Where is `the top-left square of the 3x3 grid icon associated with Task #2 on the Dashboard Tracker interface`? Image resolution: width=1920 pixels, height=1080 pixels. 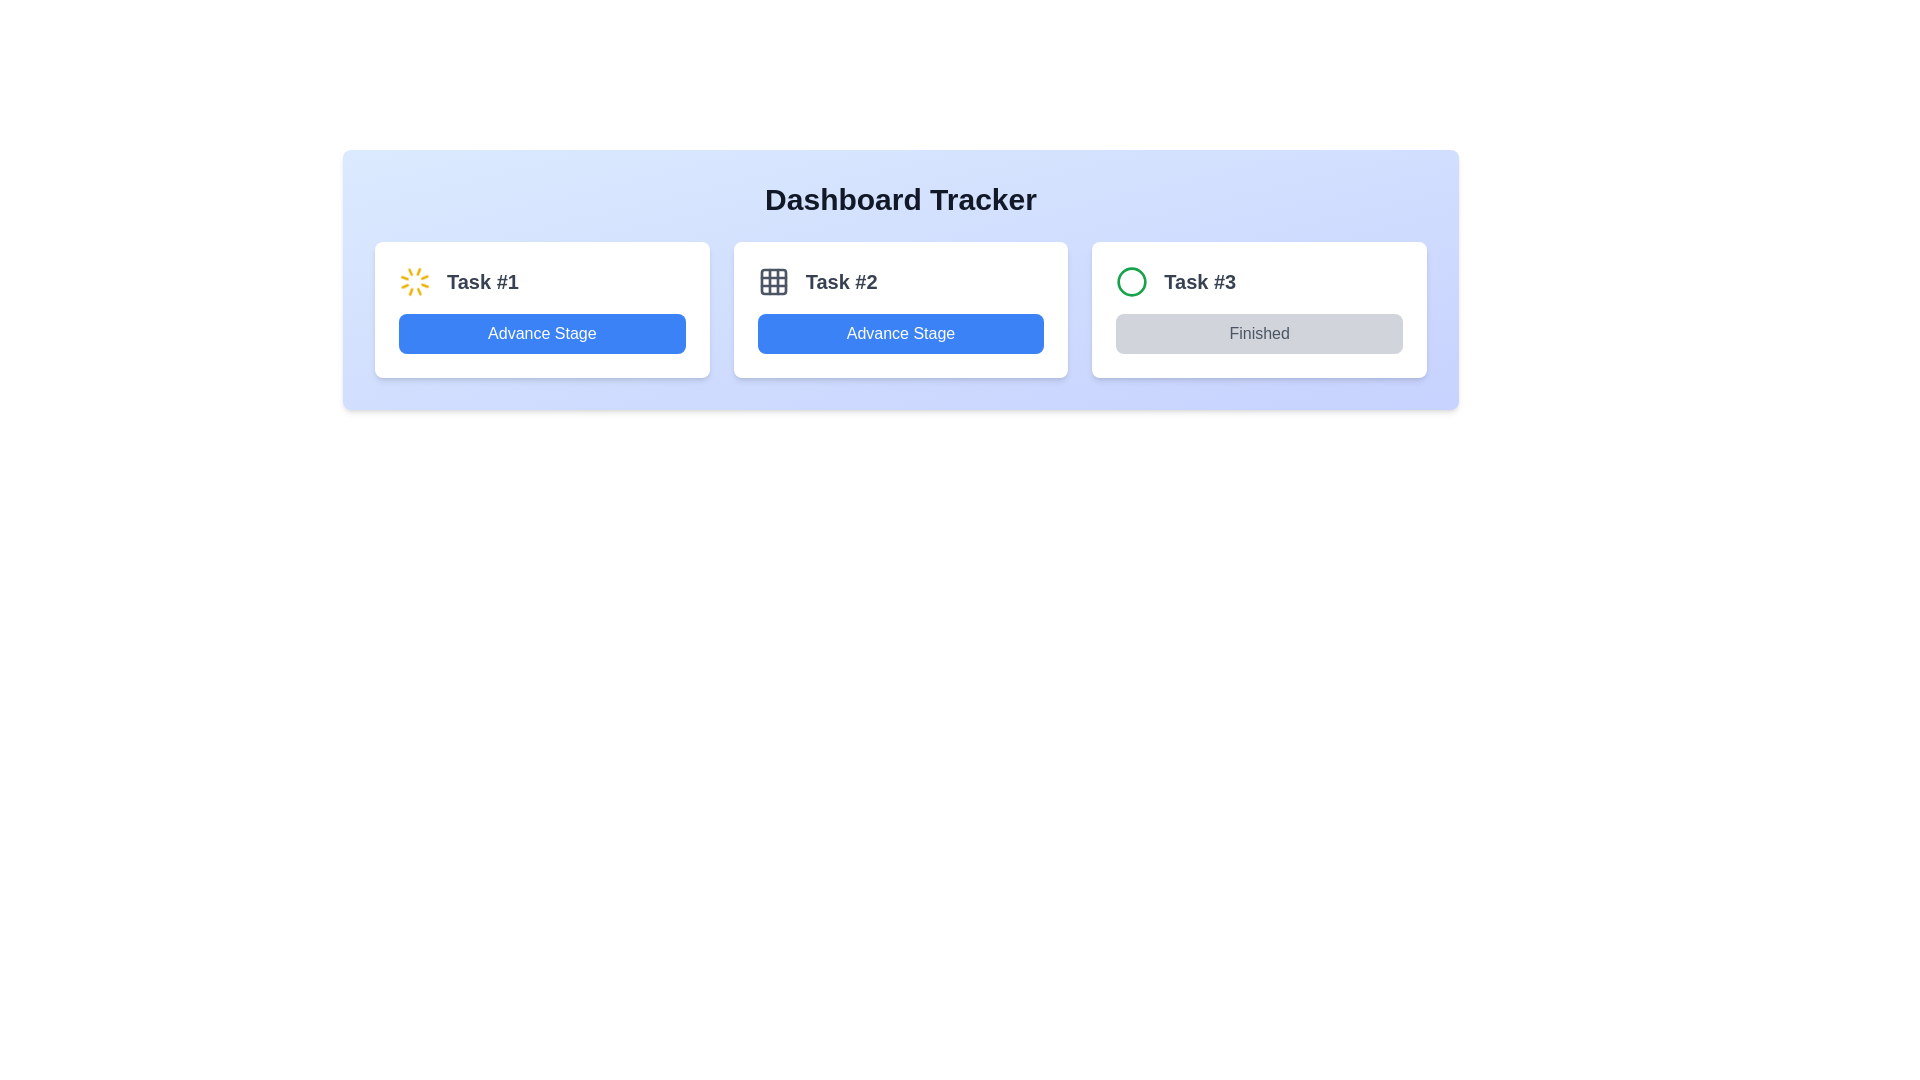 the top-left square of the 3x3 grid icon associated with Task #2 on the Dashboard Tracker interface is located at coordinates (772, 281).